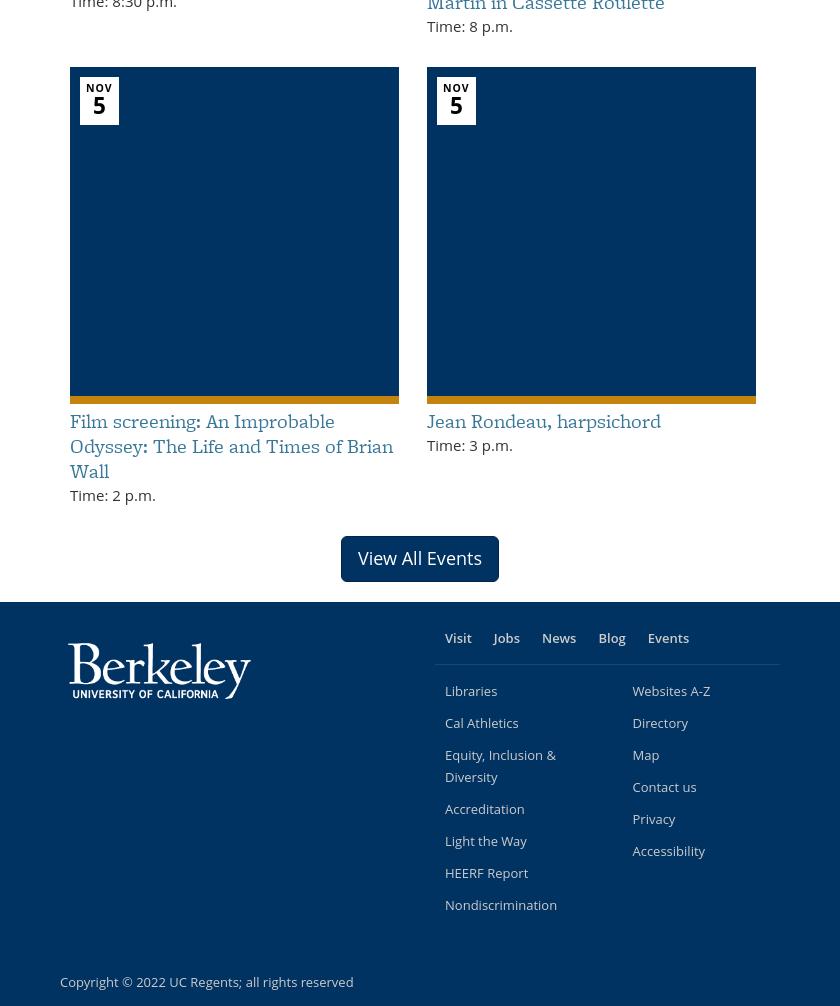 This screenshot has height=1006, width=840. I want to click on 'Map', so click(632, 753).